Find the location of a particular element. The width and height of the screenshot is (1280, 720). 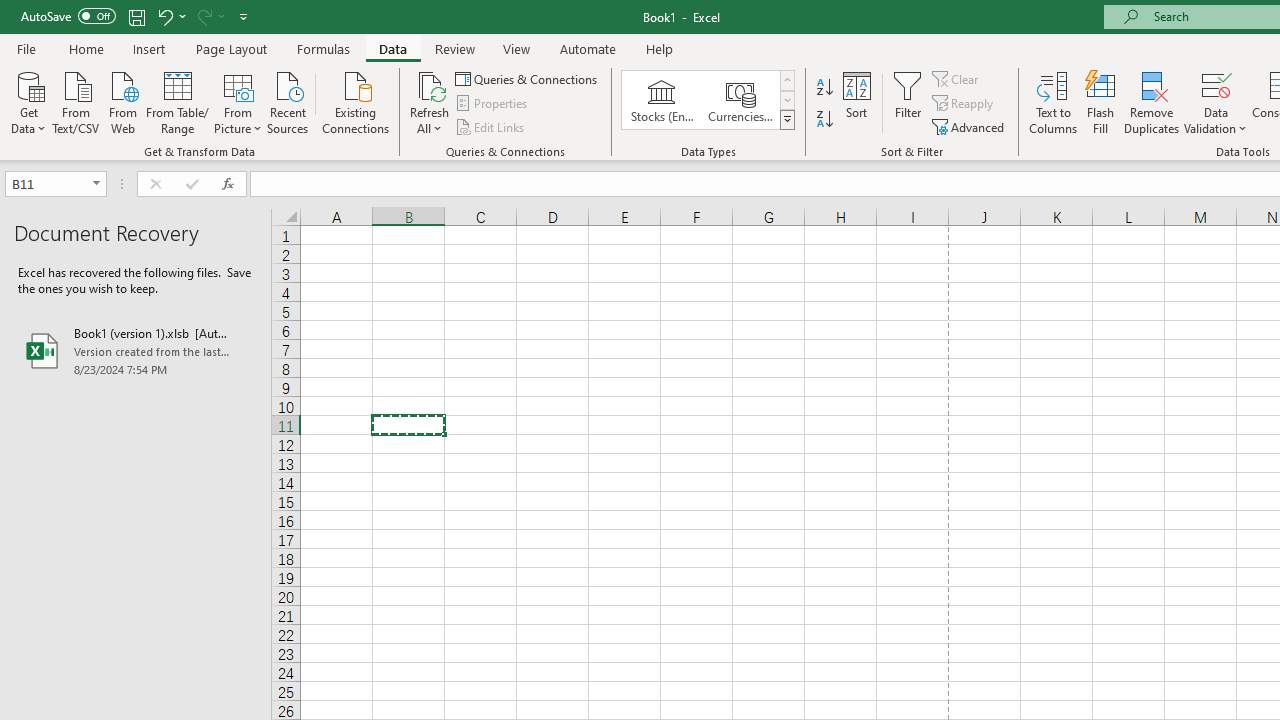

'Sort A to Z' is located at coordinates (824, 86).